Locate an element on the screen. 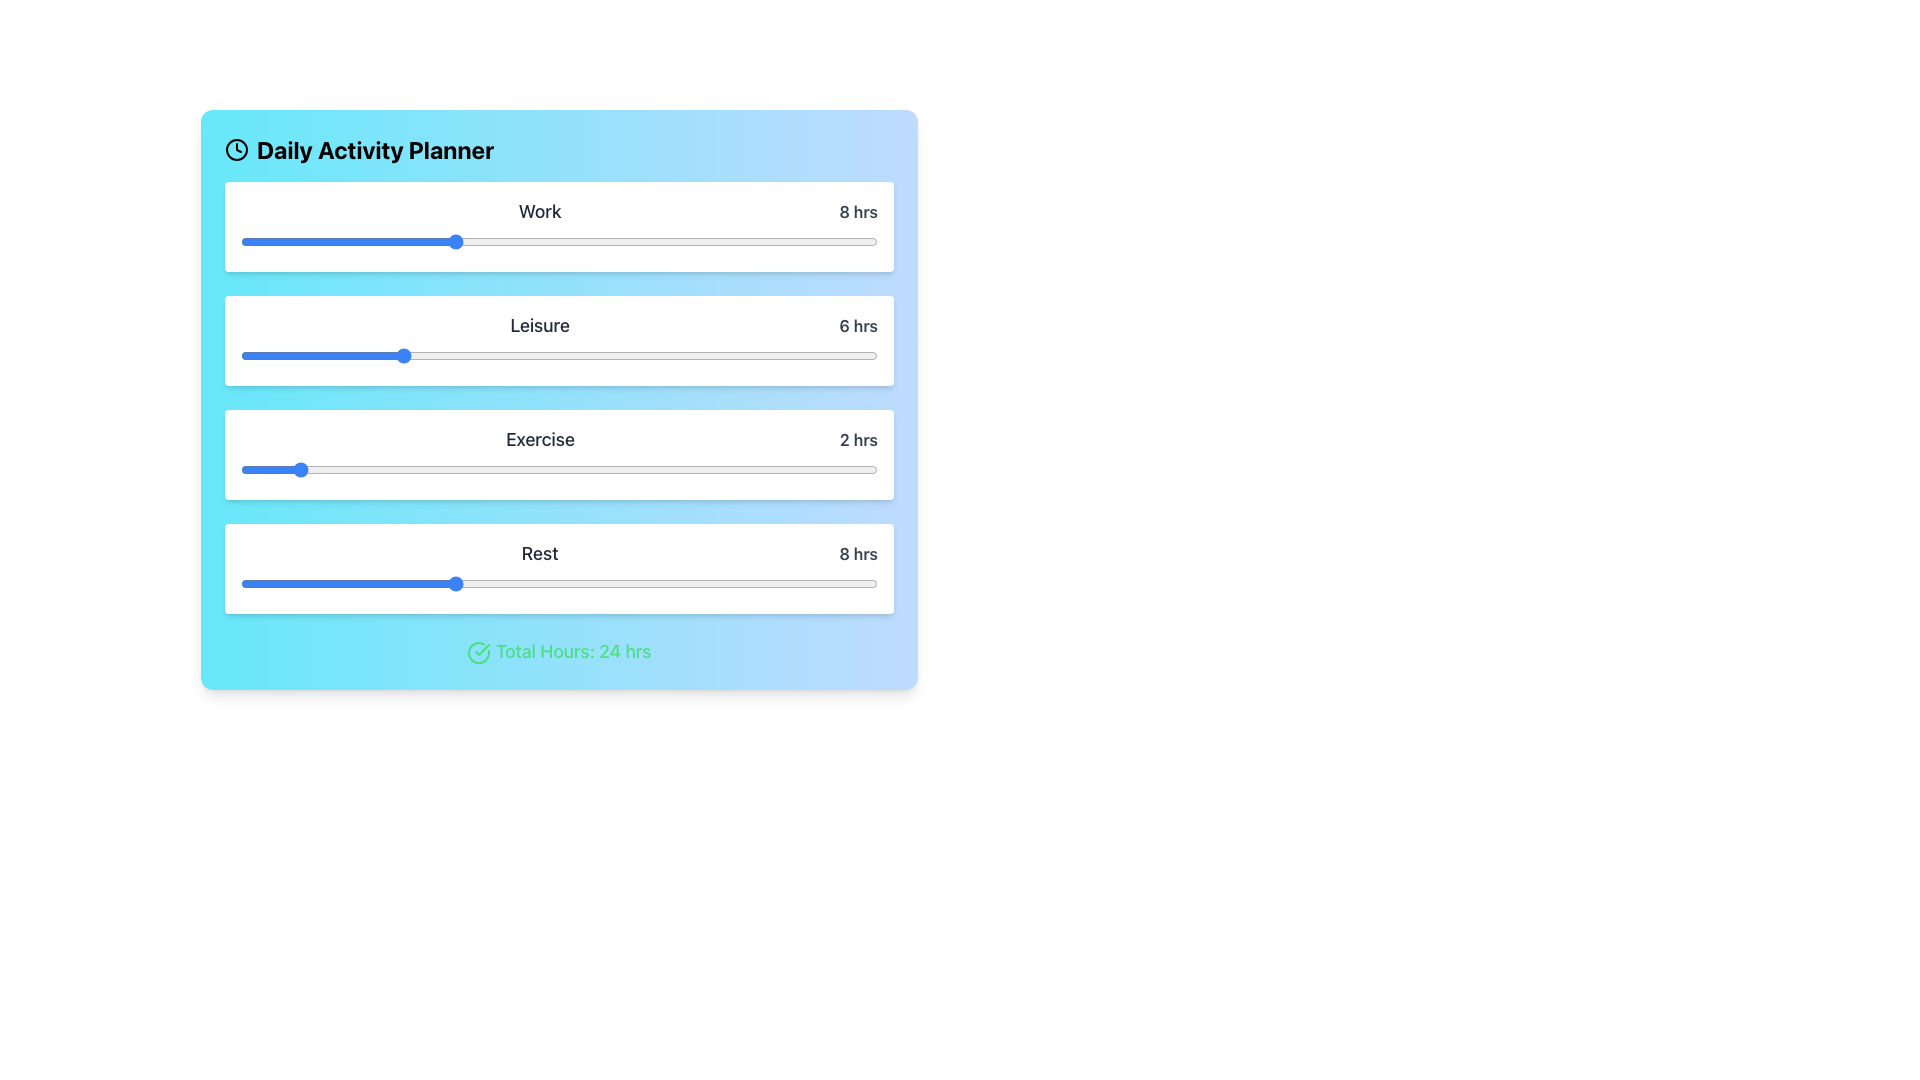 Image resolution: width=1920 pixels, height=1080 pixels. the circular clock icon with a black outline on a turquoise background, located to the left of the 'Daily Activity Planner' heading is located at coordinates (236, 149).